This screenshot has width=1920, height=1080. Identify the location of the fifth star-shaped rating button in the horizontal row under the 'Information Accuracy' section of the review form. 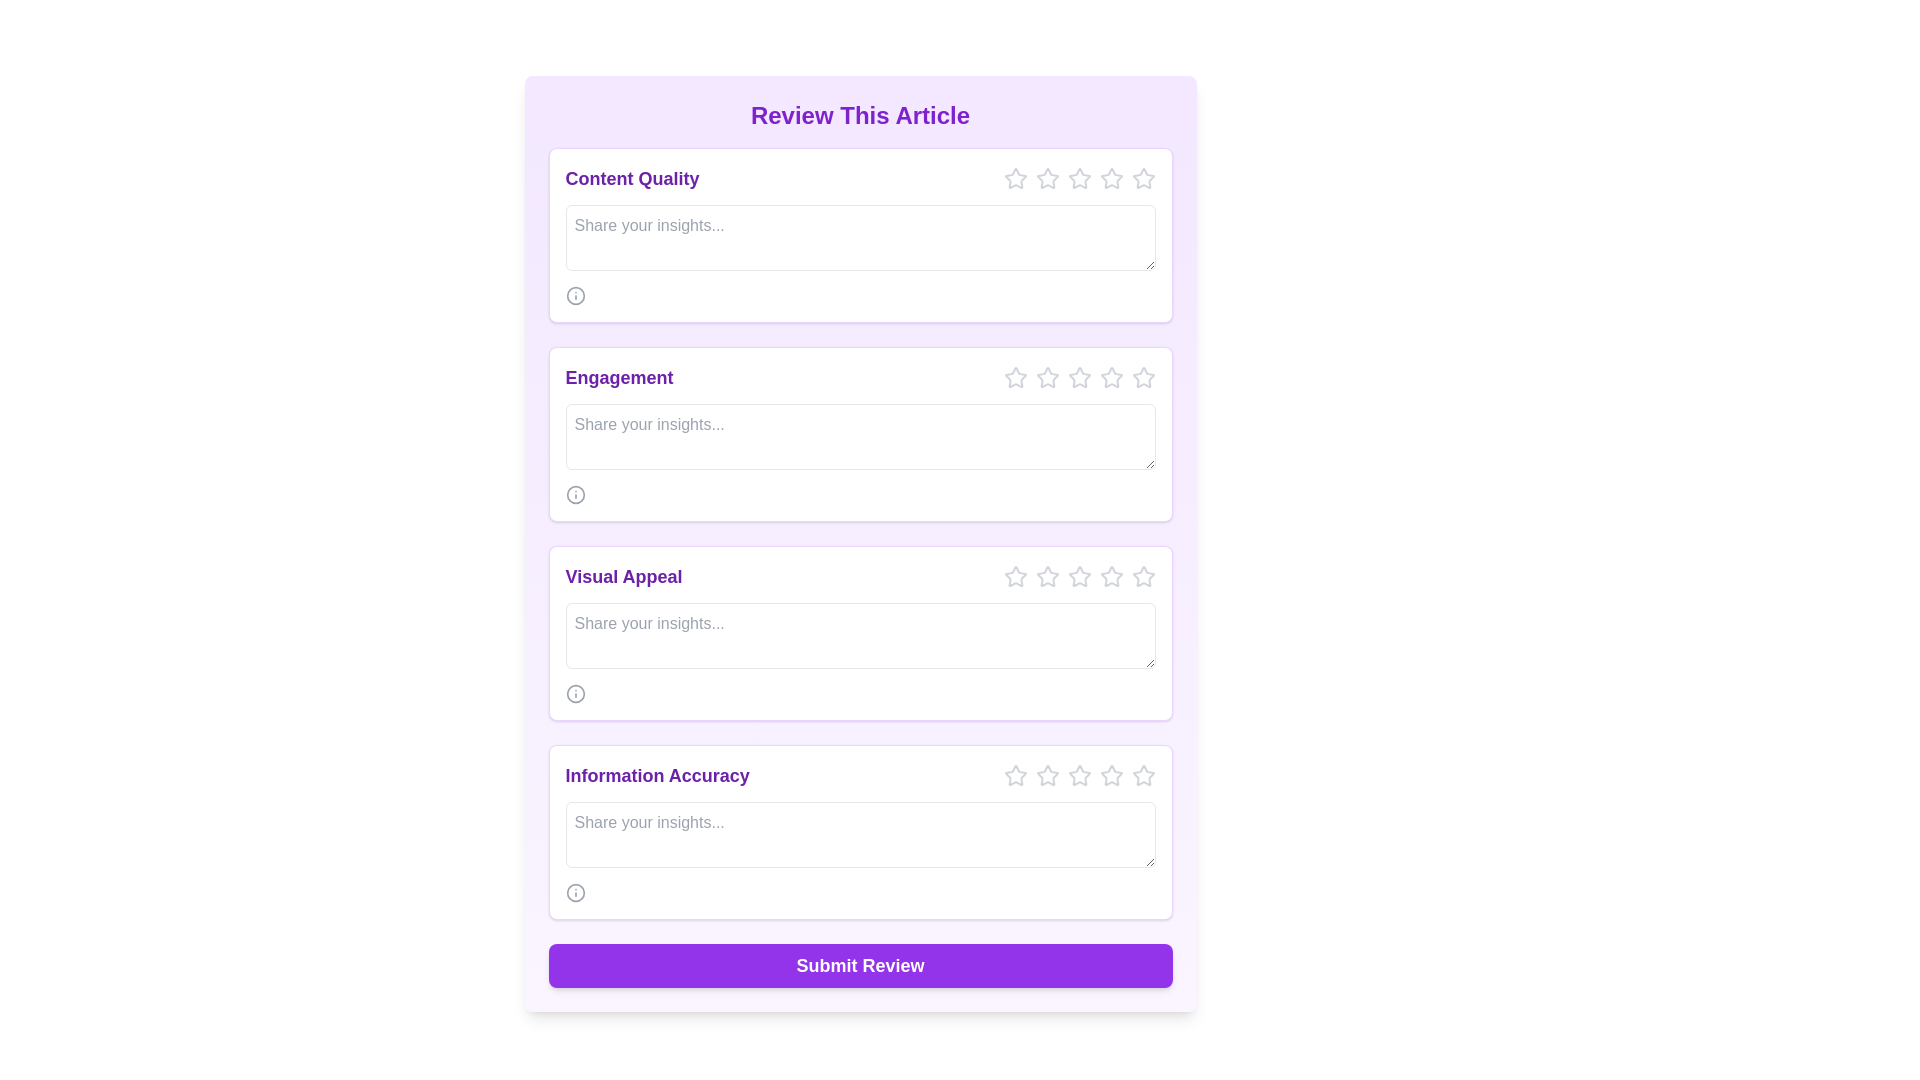
(1143, 774).